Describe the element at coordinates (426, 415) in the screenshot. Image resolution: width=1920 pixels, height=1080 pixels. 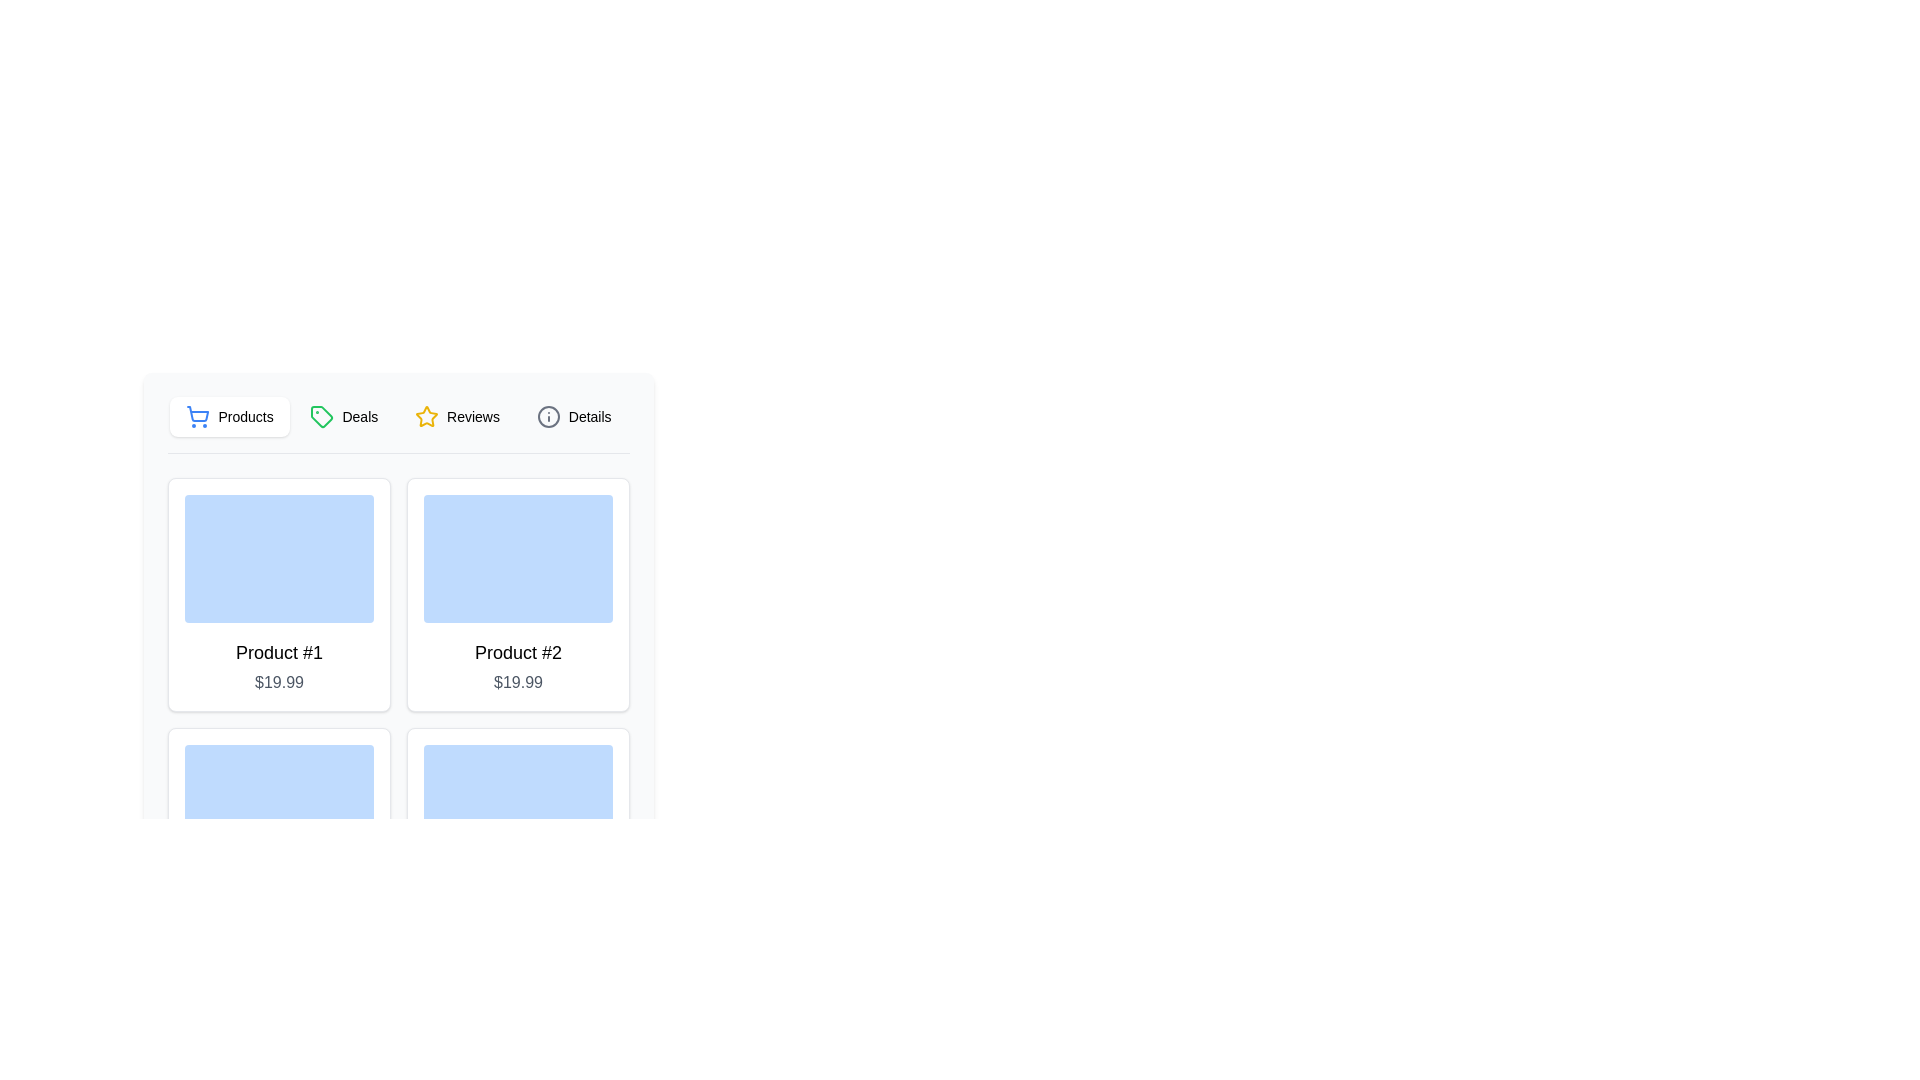
I see `the decorative reviews icon located centrally within the 'Reviews' button area in the top navigation bar` at that location.